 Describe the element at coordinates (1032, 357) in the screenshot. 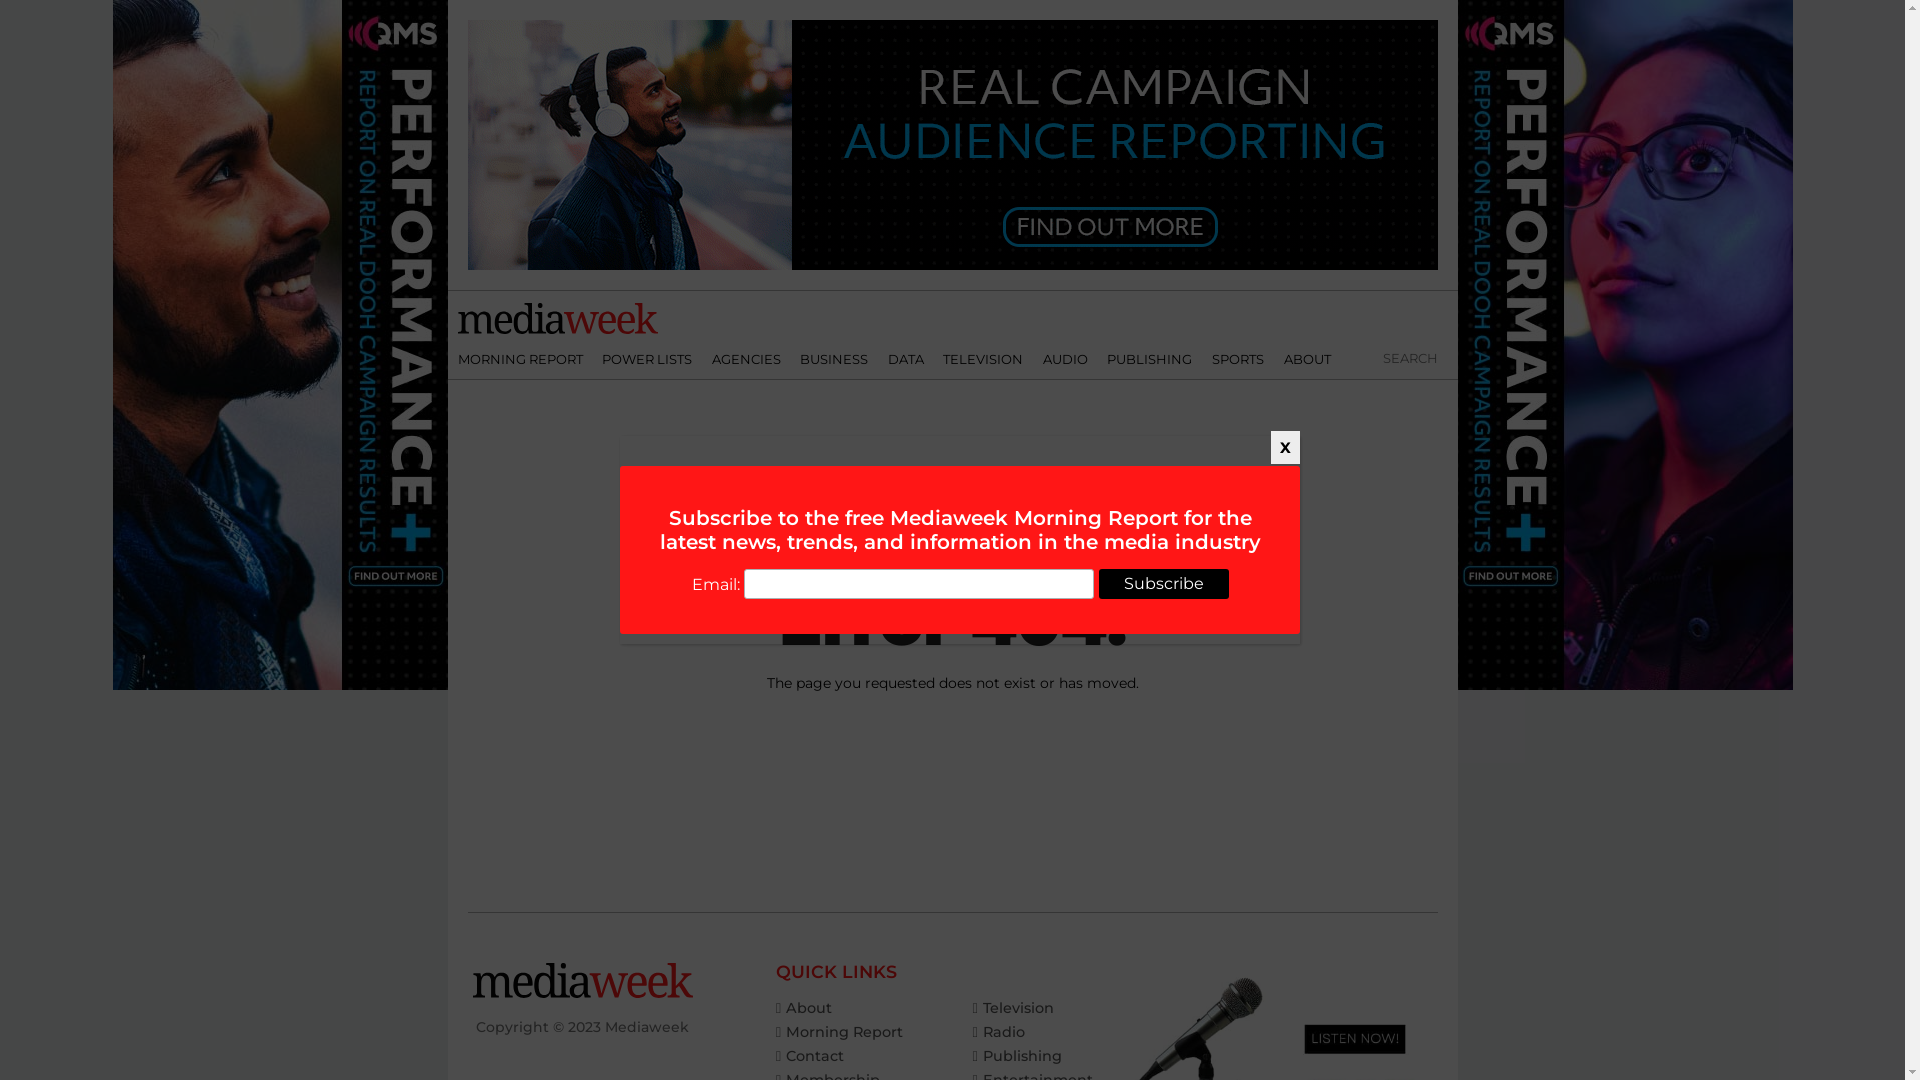

I see `'AUDIO'` at that location.